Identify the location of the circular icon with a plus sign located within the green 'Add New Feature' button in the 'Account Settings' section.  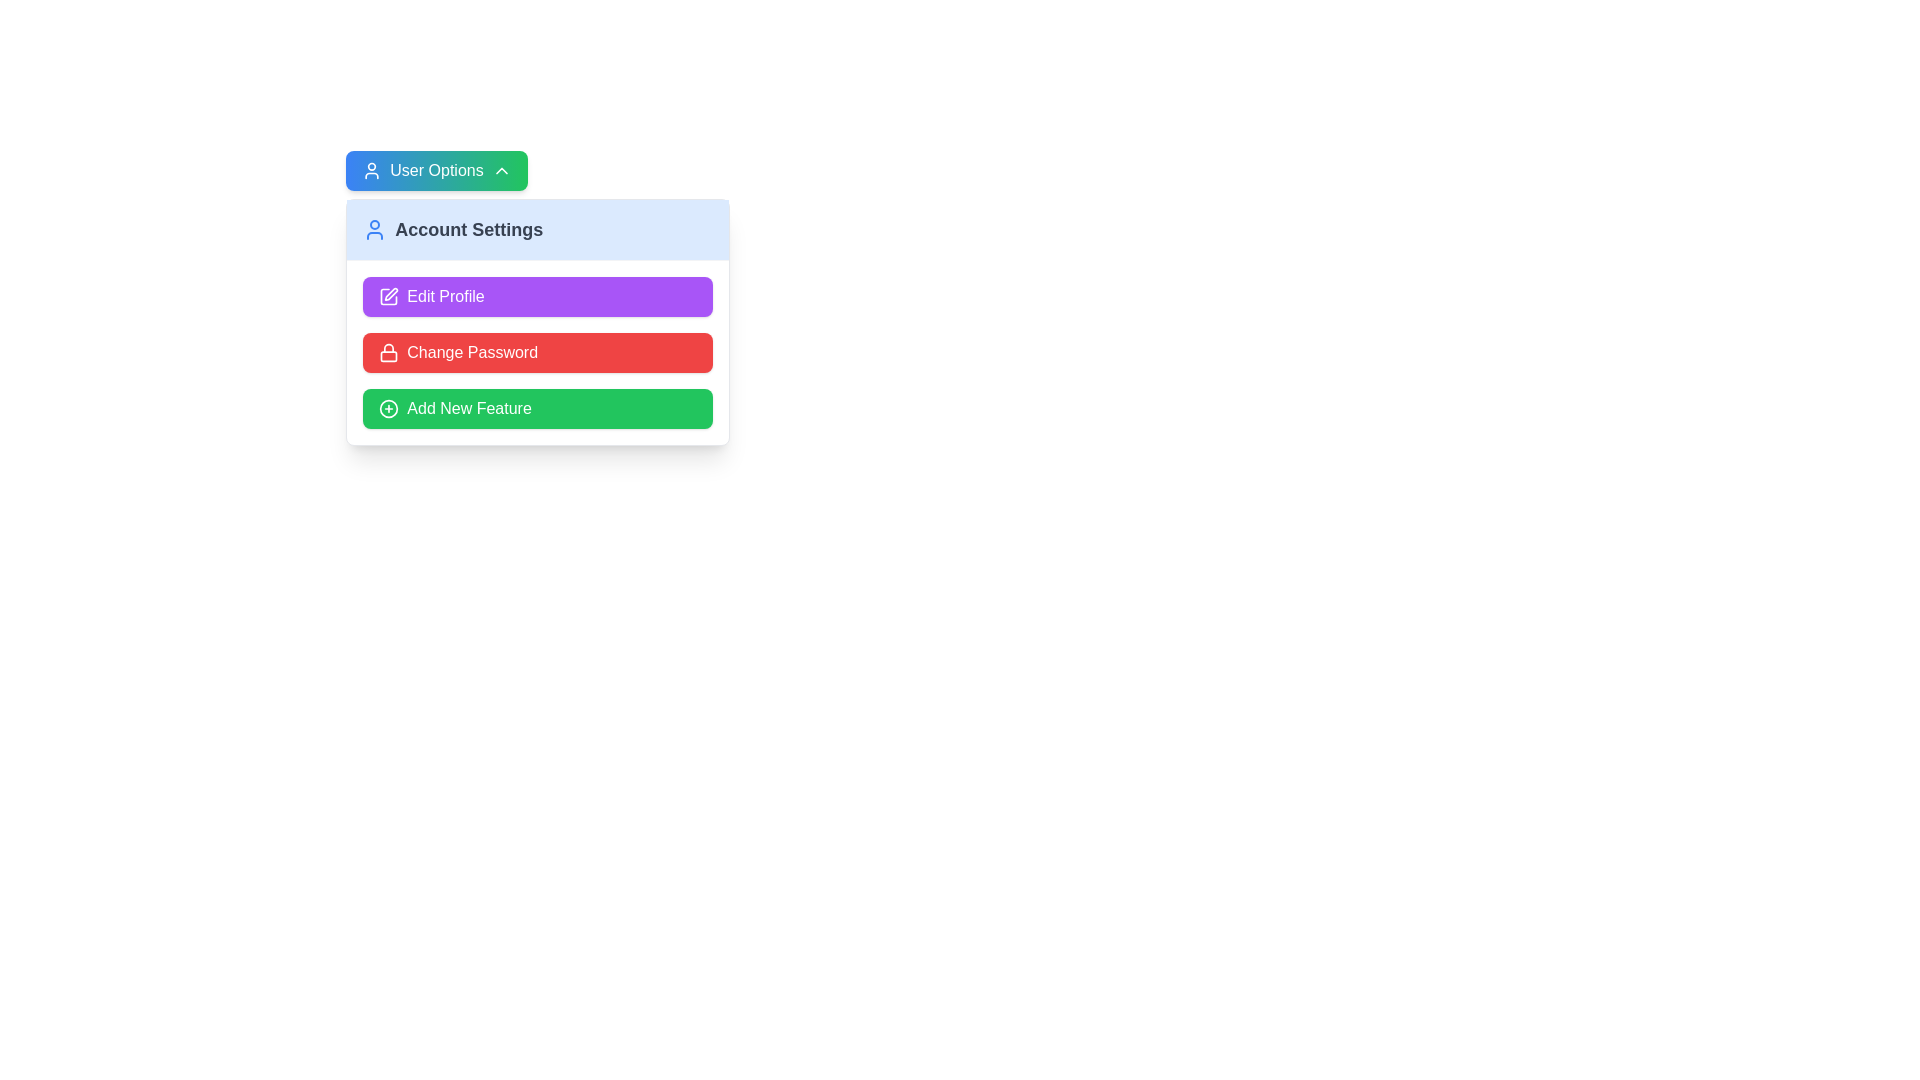
(389, 407).